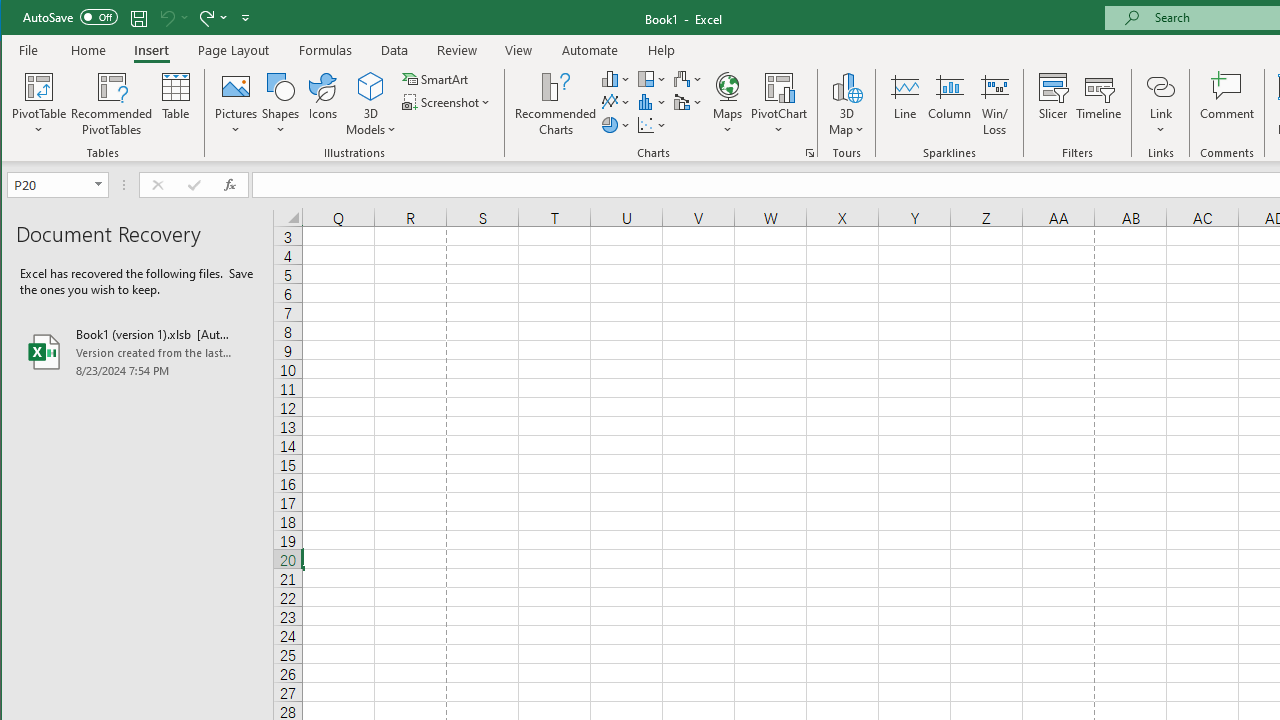  Describe the element at coordinates (39, 104) in the screenshot. I see `'PivotTable'` at that location.